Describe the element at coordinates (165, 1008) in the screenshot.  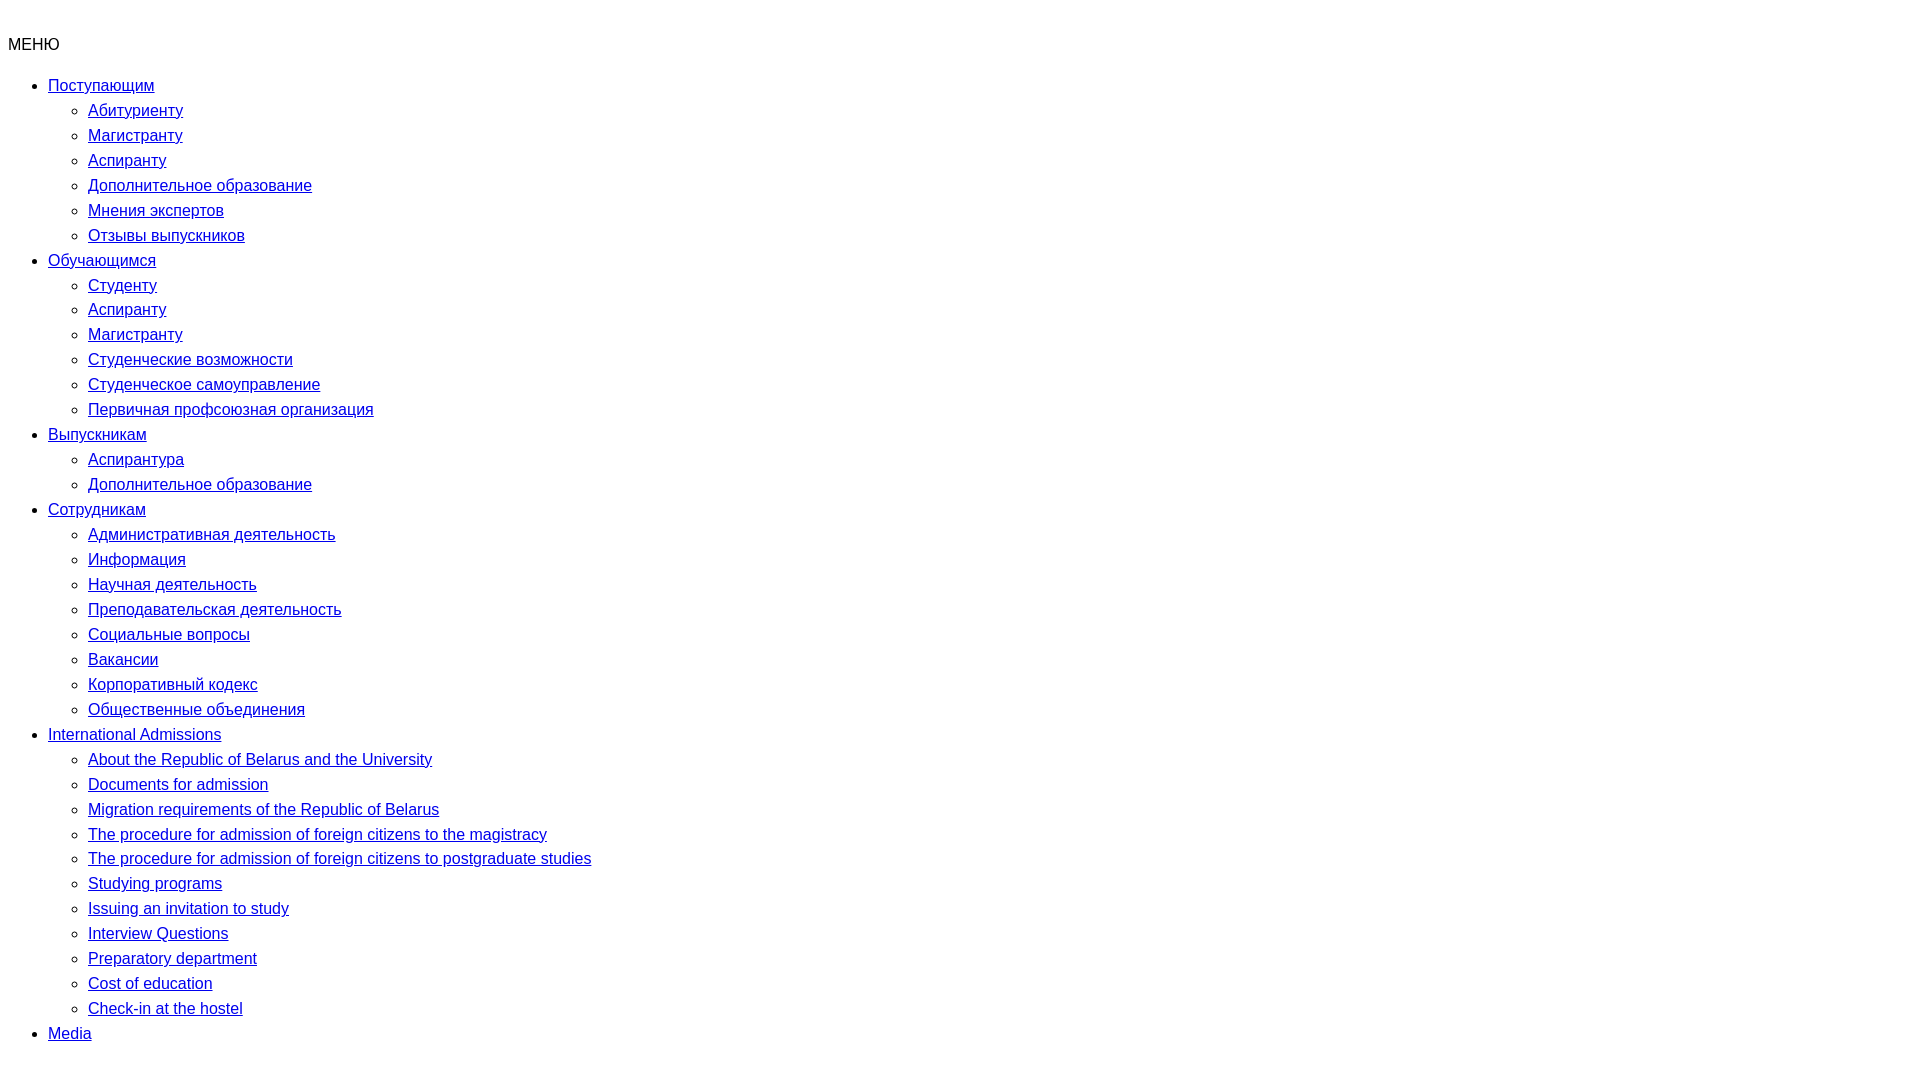
I see `'Check-in at the hostel'` at that location.